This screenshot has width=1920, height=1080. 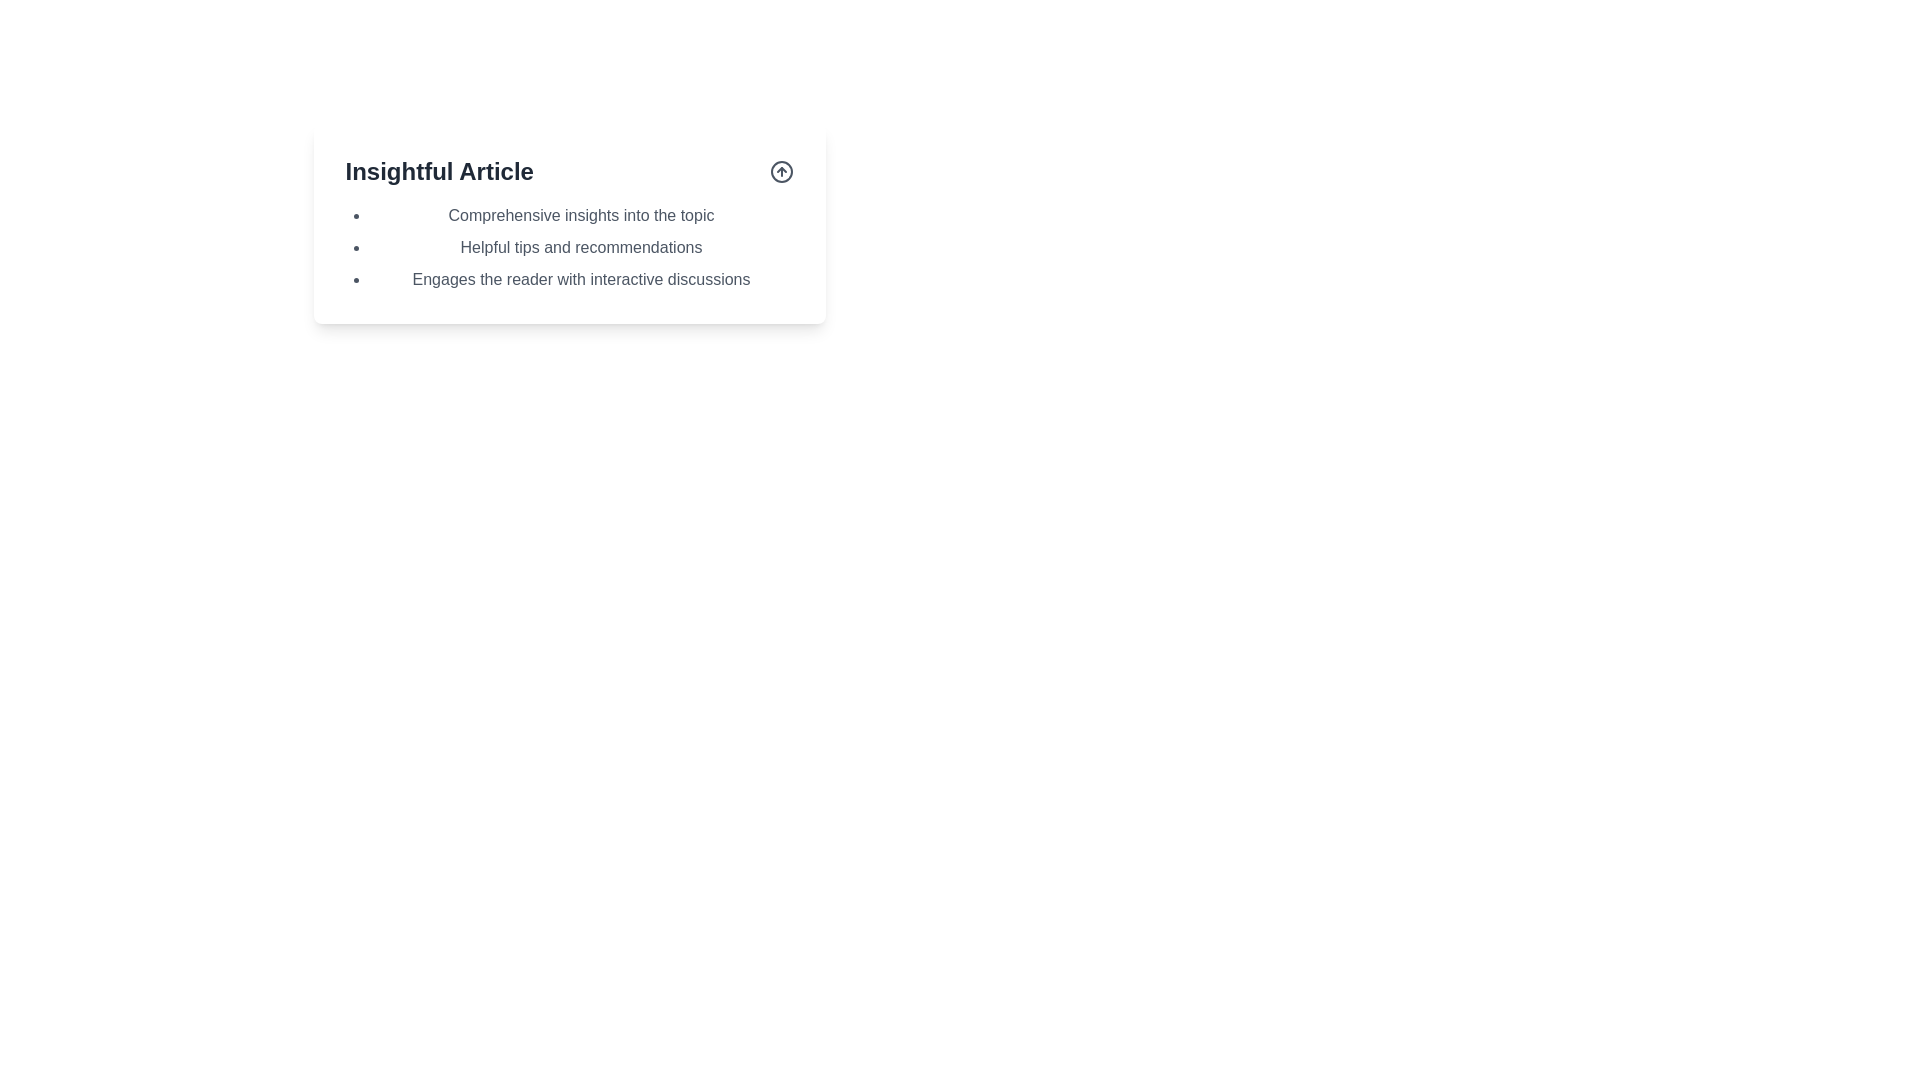 What do you see at coordinates (580, 280) in the screenshot?
I see `the third bullet-point item in the list under 'Insightful Article' that reads 'Engages the reader with interactive discussions'` at bounding box center [580, 280].